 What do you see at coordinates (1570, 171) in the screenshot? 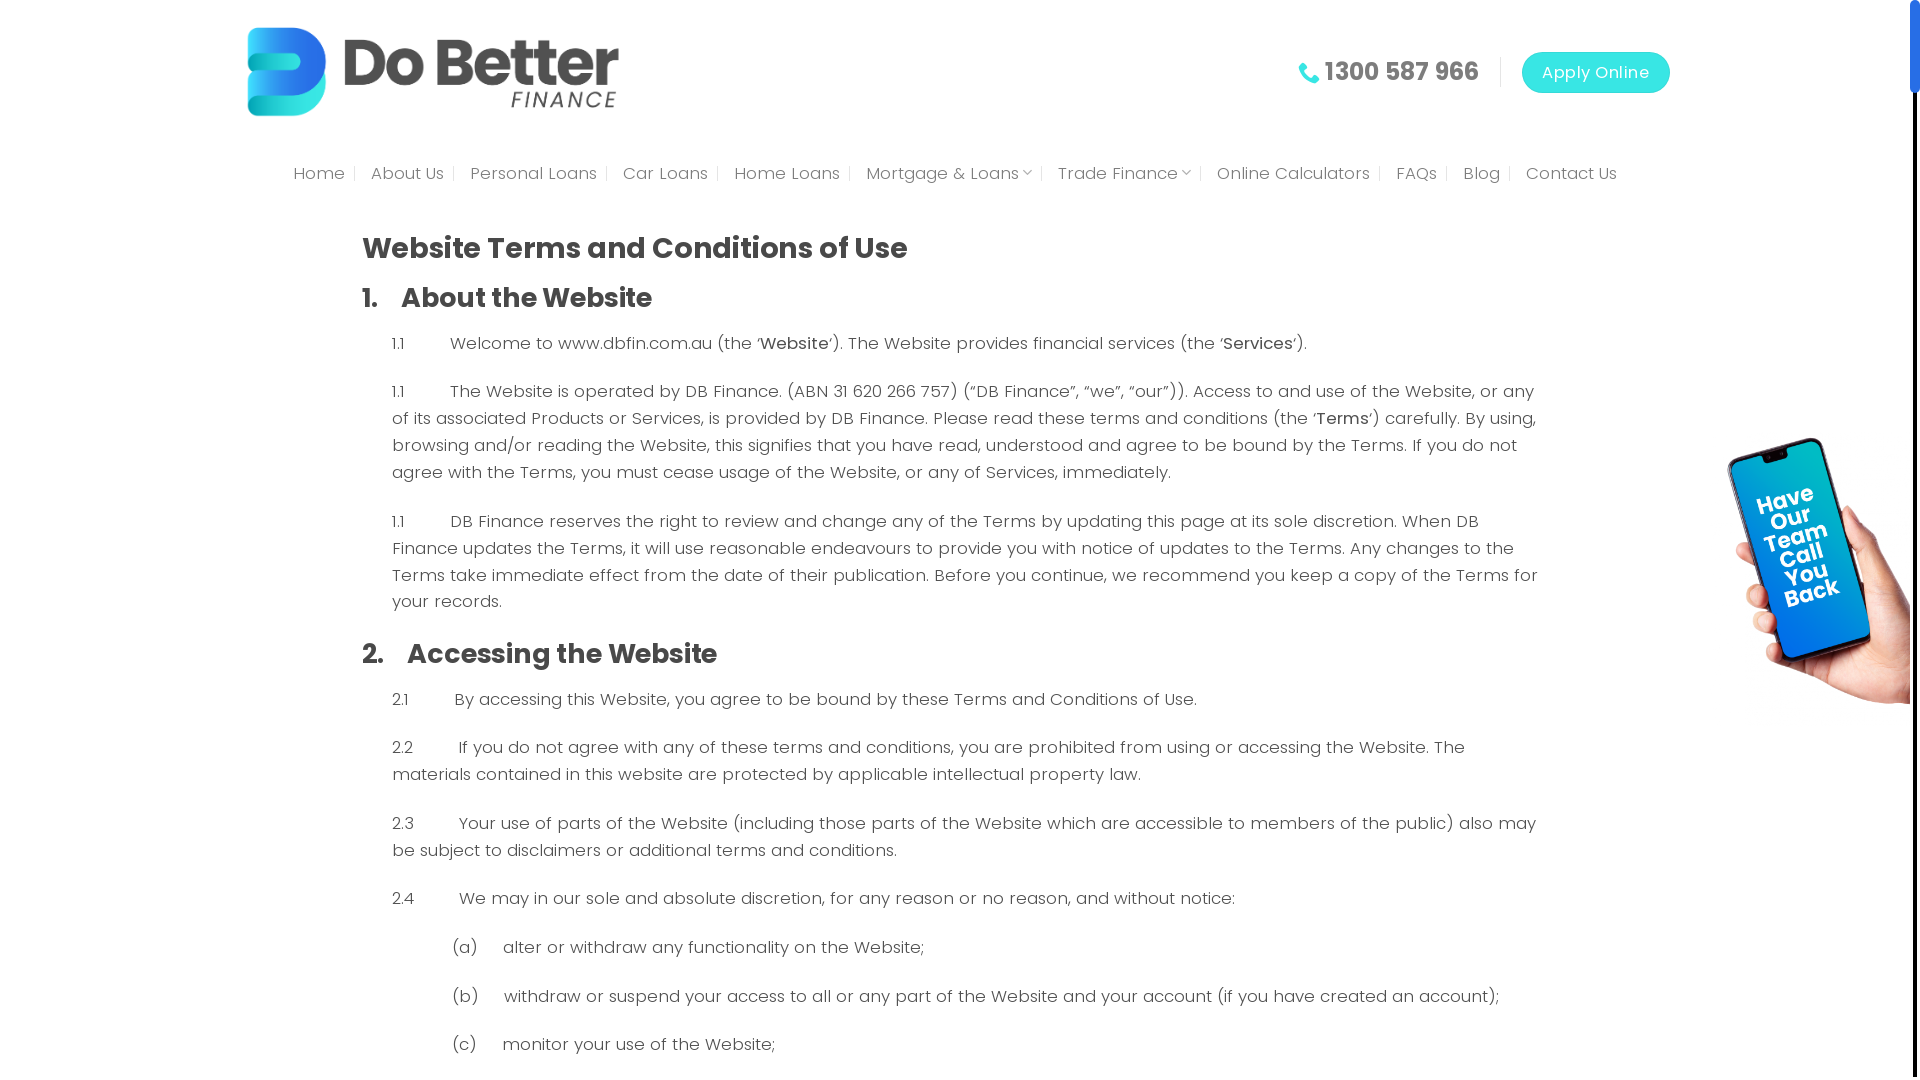
I see `'Contact Us'` at bounding box center [1570, 171].